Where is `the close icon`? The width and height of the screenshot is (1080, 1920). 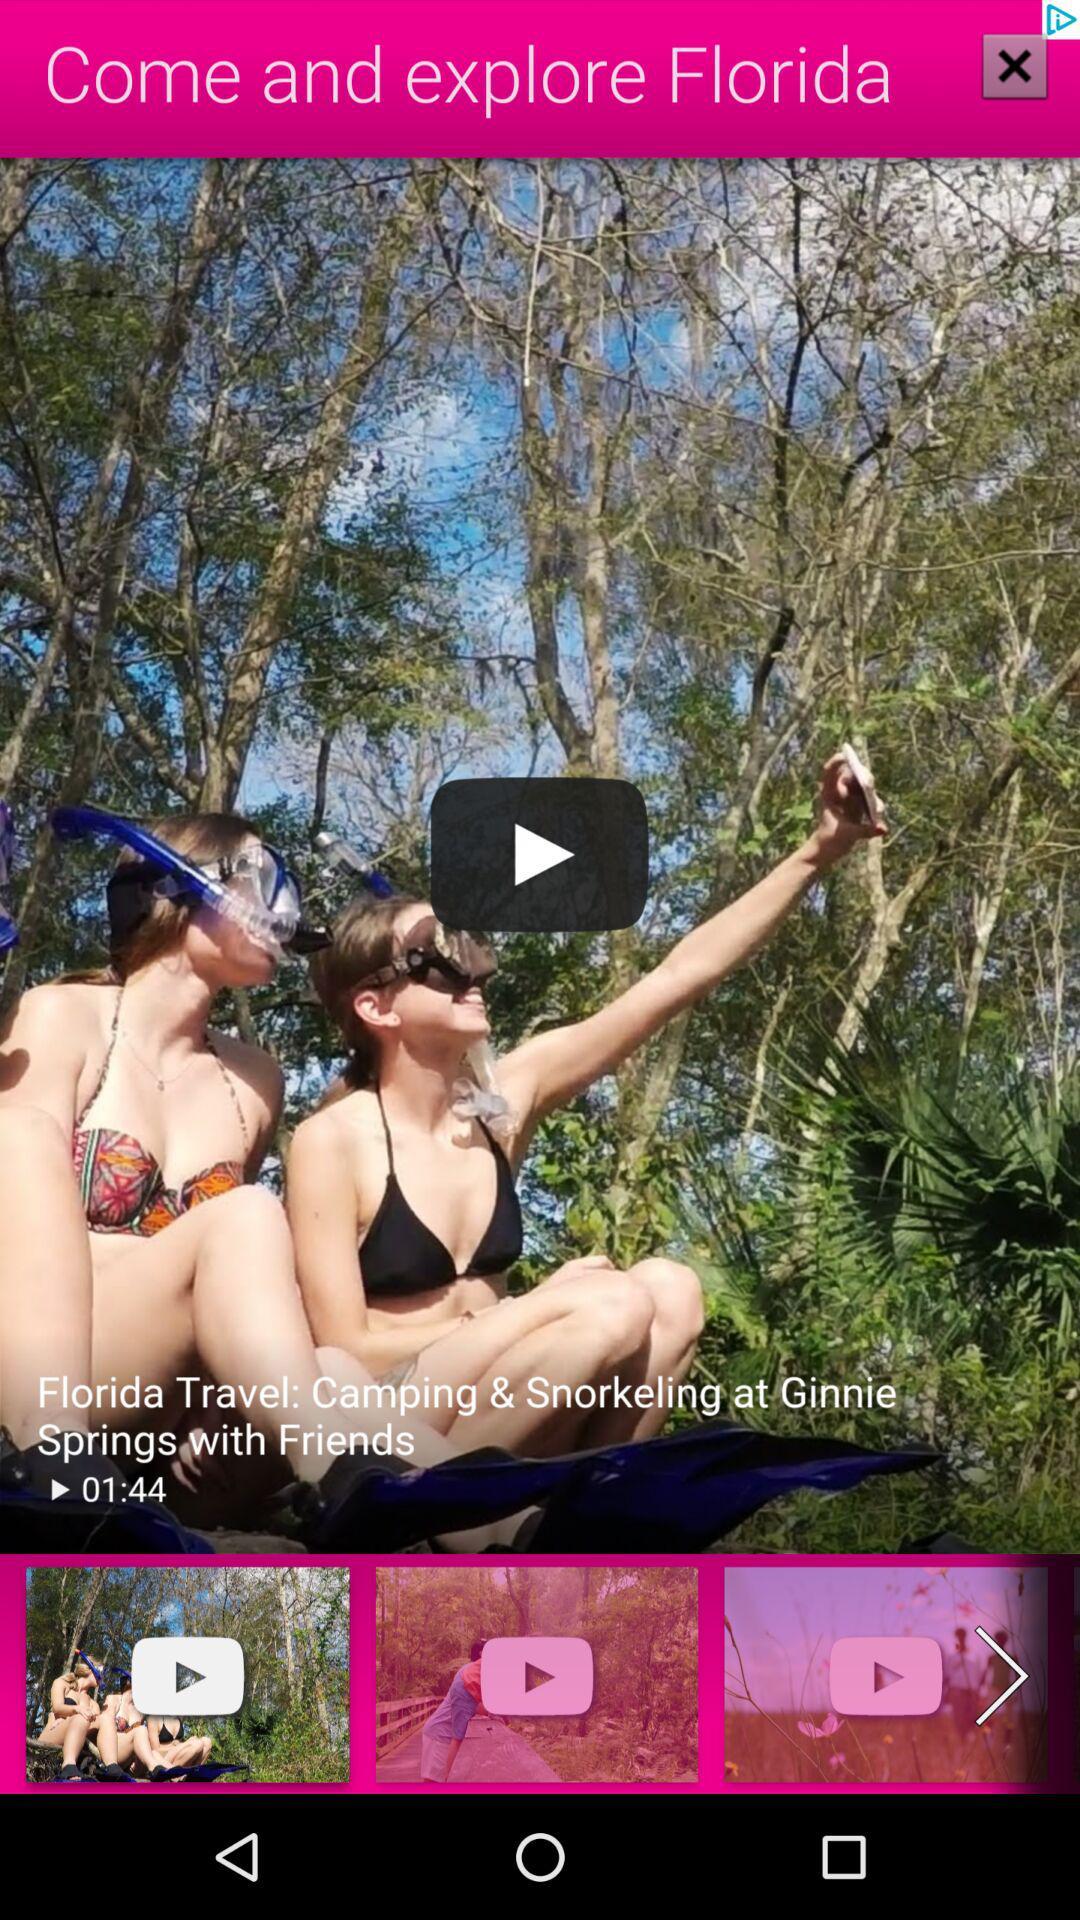 the close icon is located at coordinates (987, 97).